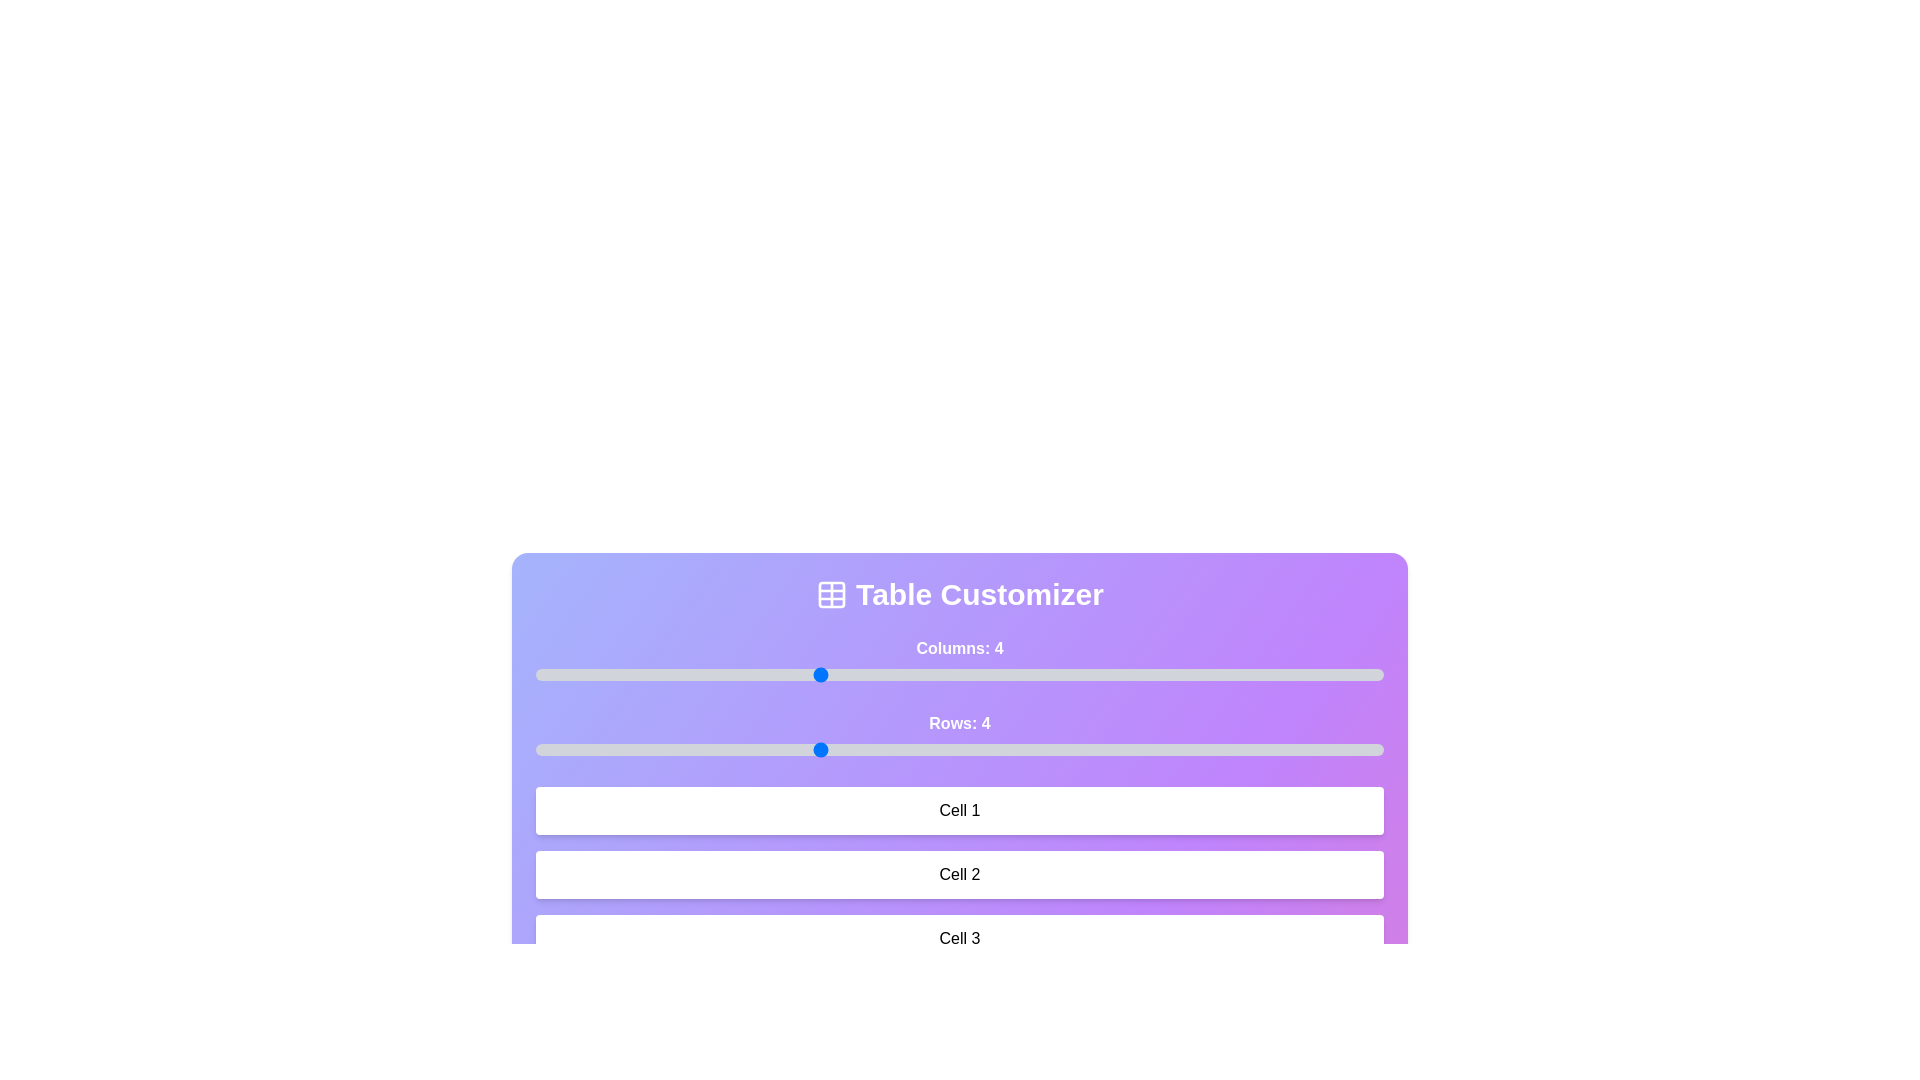 This screenshot has width=1920, height=1080. What do you see at coordinates (536, 675) in the screenshot?
I see `the column slider to set the number of columns to 2` at bounding box center [536, 675].